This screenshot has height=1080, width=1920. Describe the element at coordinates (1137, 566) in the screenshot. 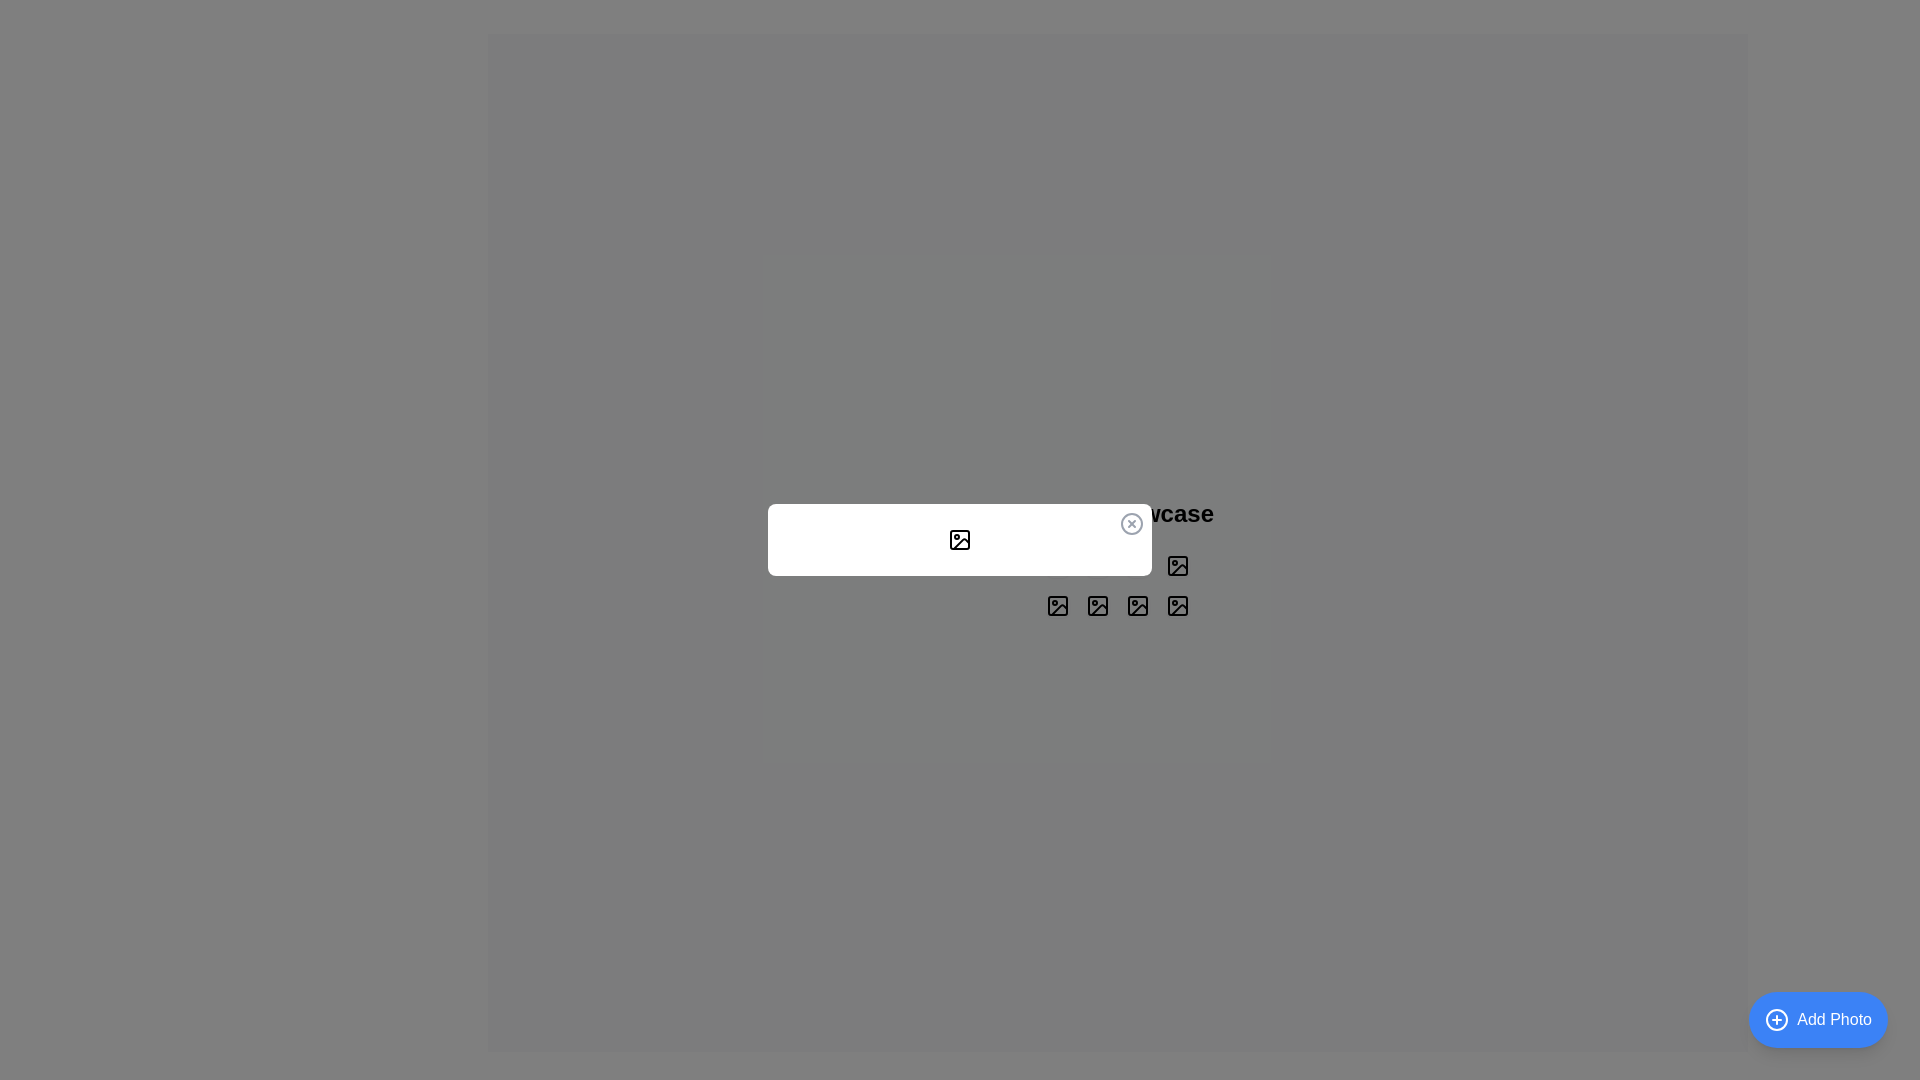

I see `the button in the third column of the grid layout to interact with its functionality for zooming or expanding the associated image` at that location.